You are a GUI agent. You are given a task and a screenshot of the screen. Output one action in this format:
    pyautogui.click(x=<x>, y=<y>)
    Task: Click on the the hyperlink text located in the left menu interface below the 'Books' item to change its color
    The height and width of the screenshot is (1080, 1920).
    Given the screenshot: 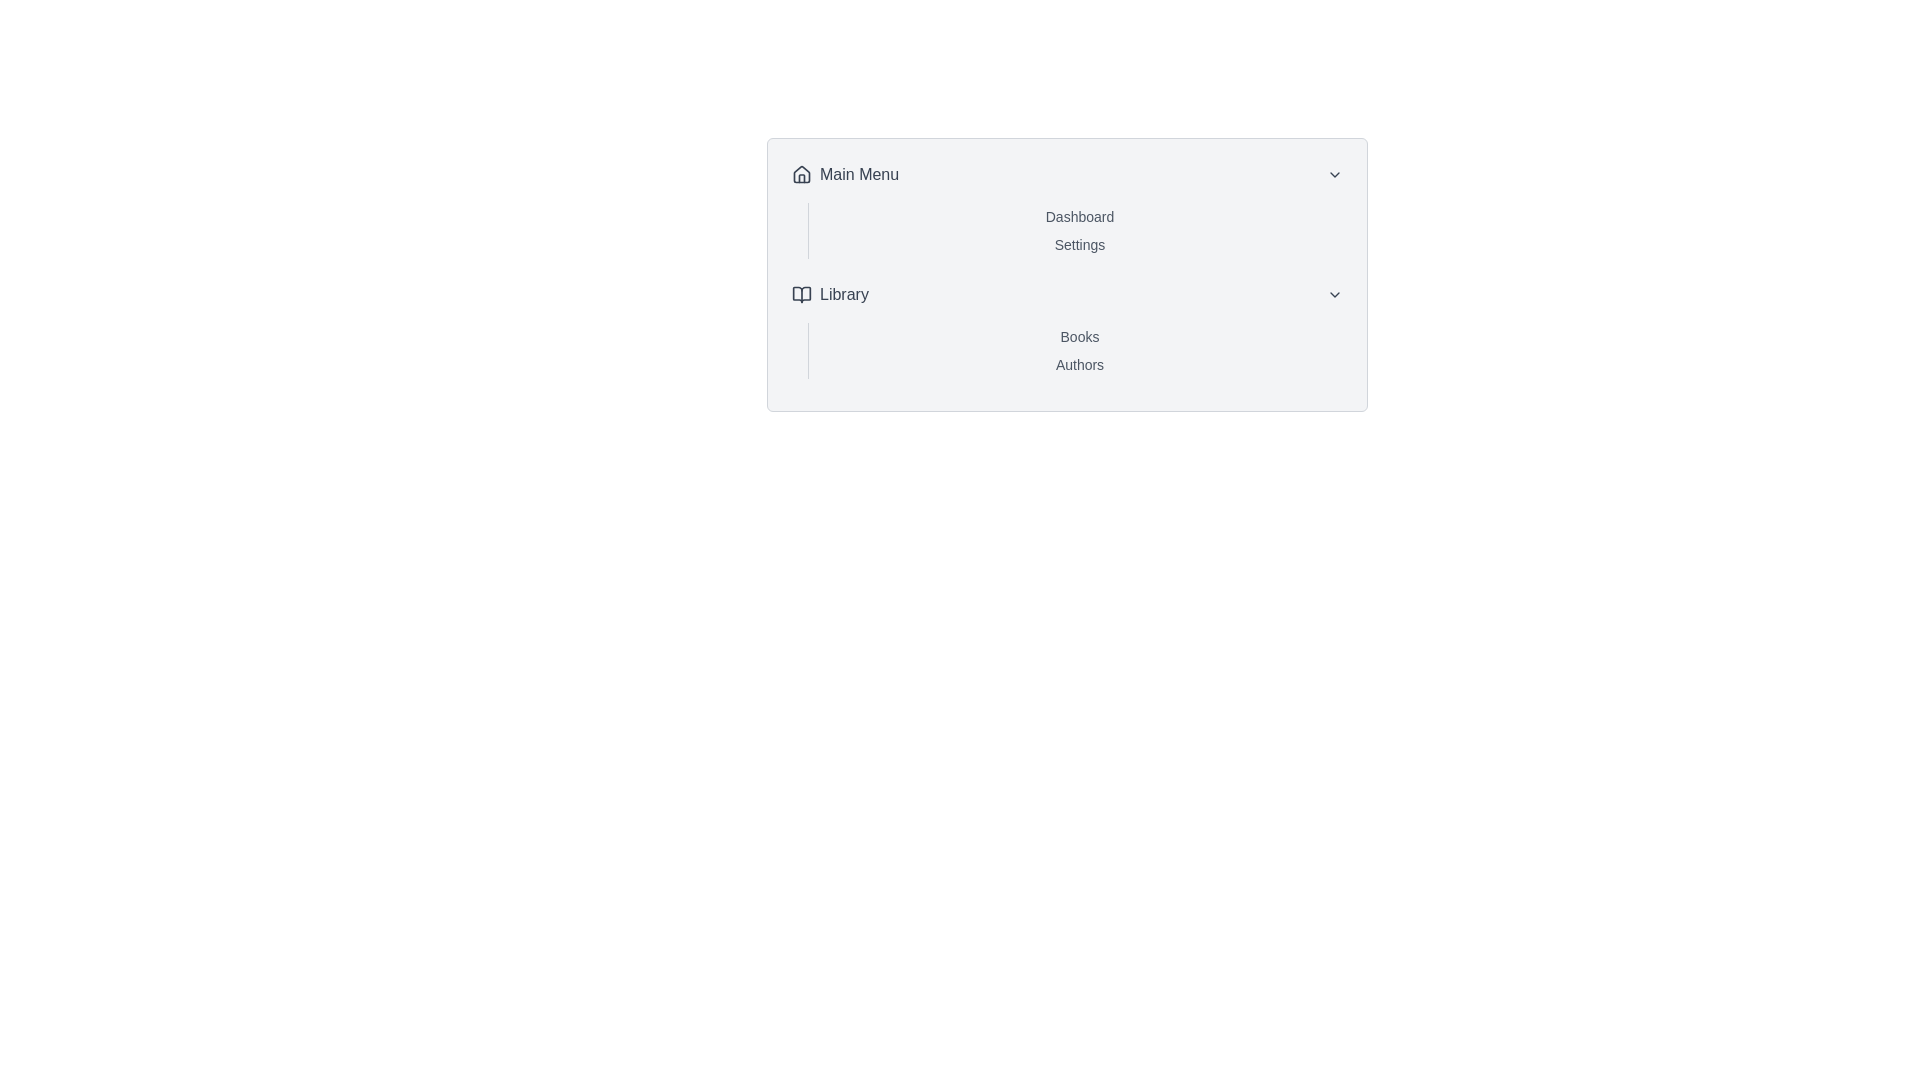 What is the action you would take?
    pyautogui.click(x=1079, y=365)
    